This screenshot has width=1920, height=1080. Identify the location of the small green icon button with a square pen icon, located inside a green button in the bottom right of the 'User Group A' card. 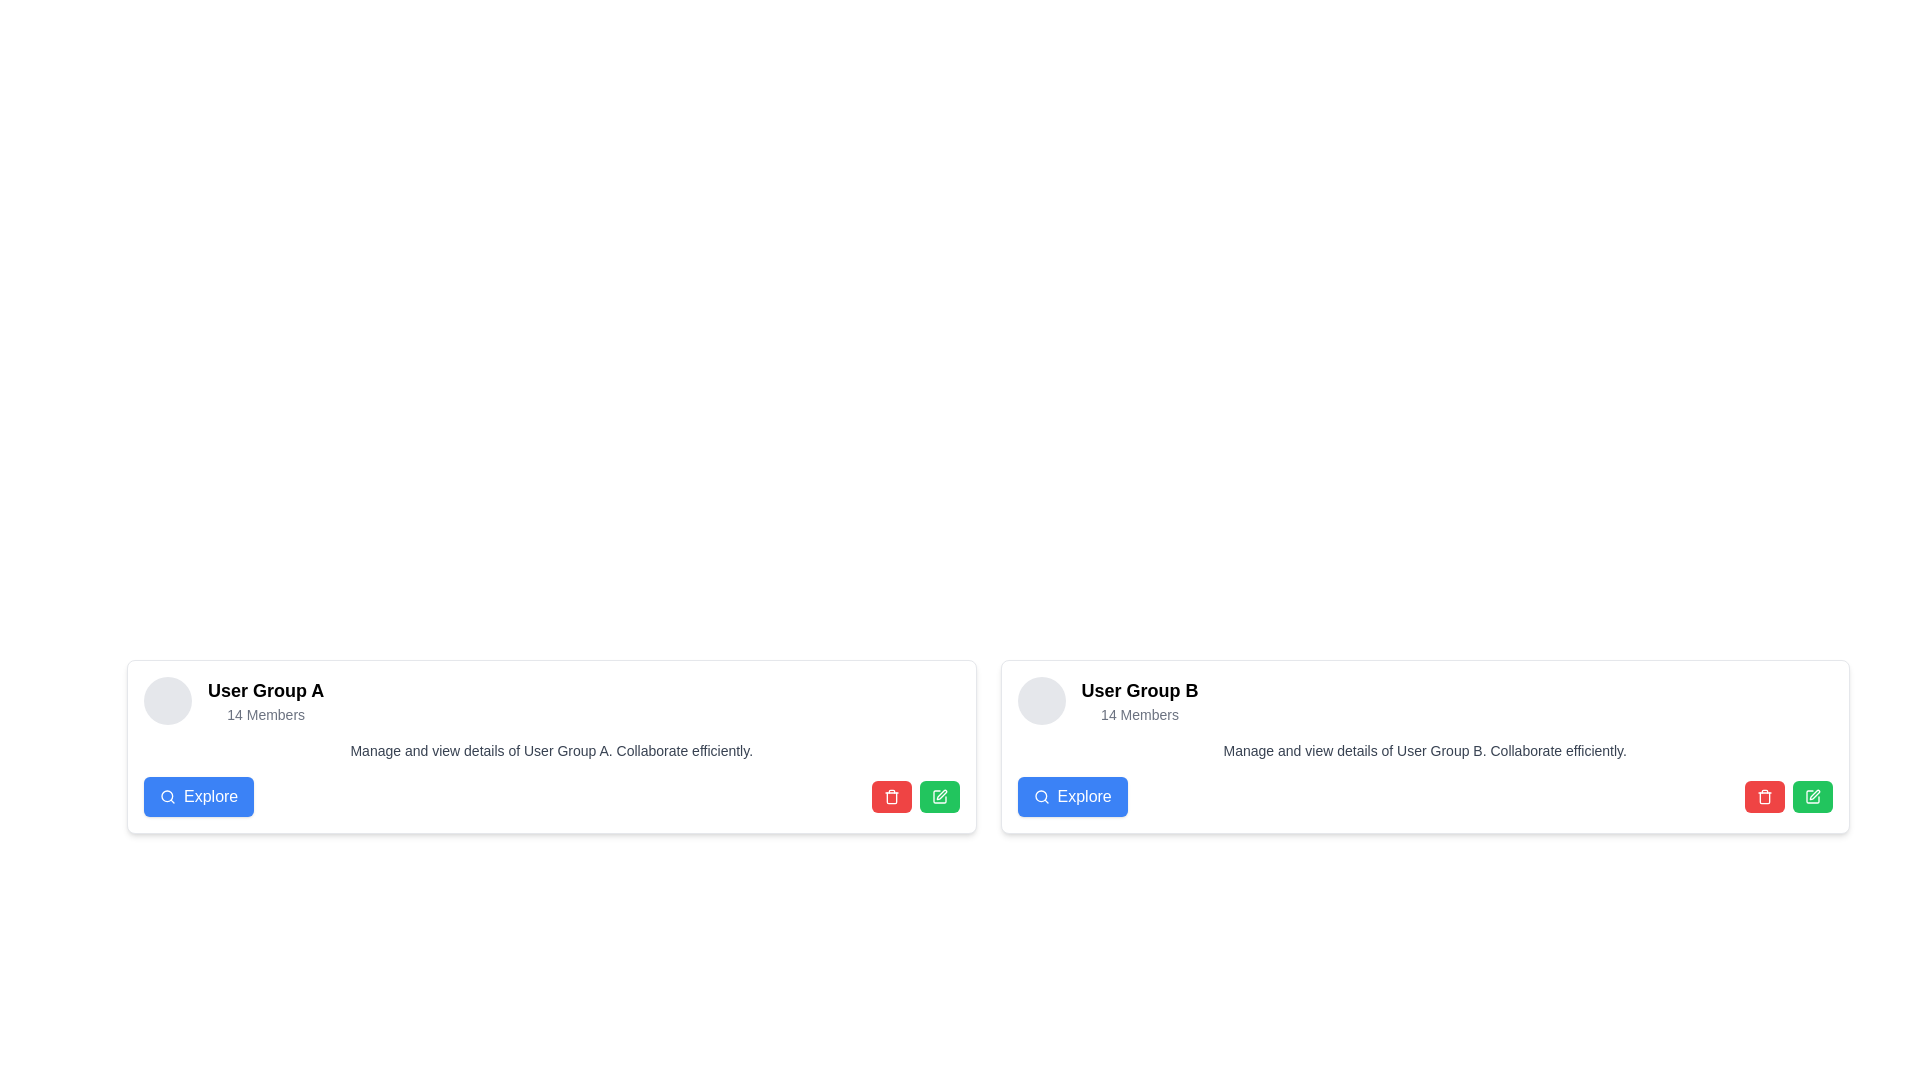
(938, 796).